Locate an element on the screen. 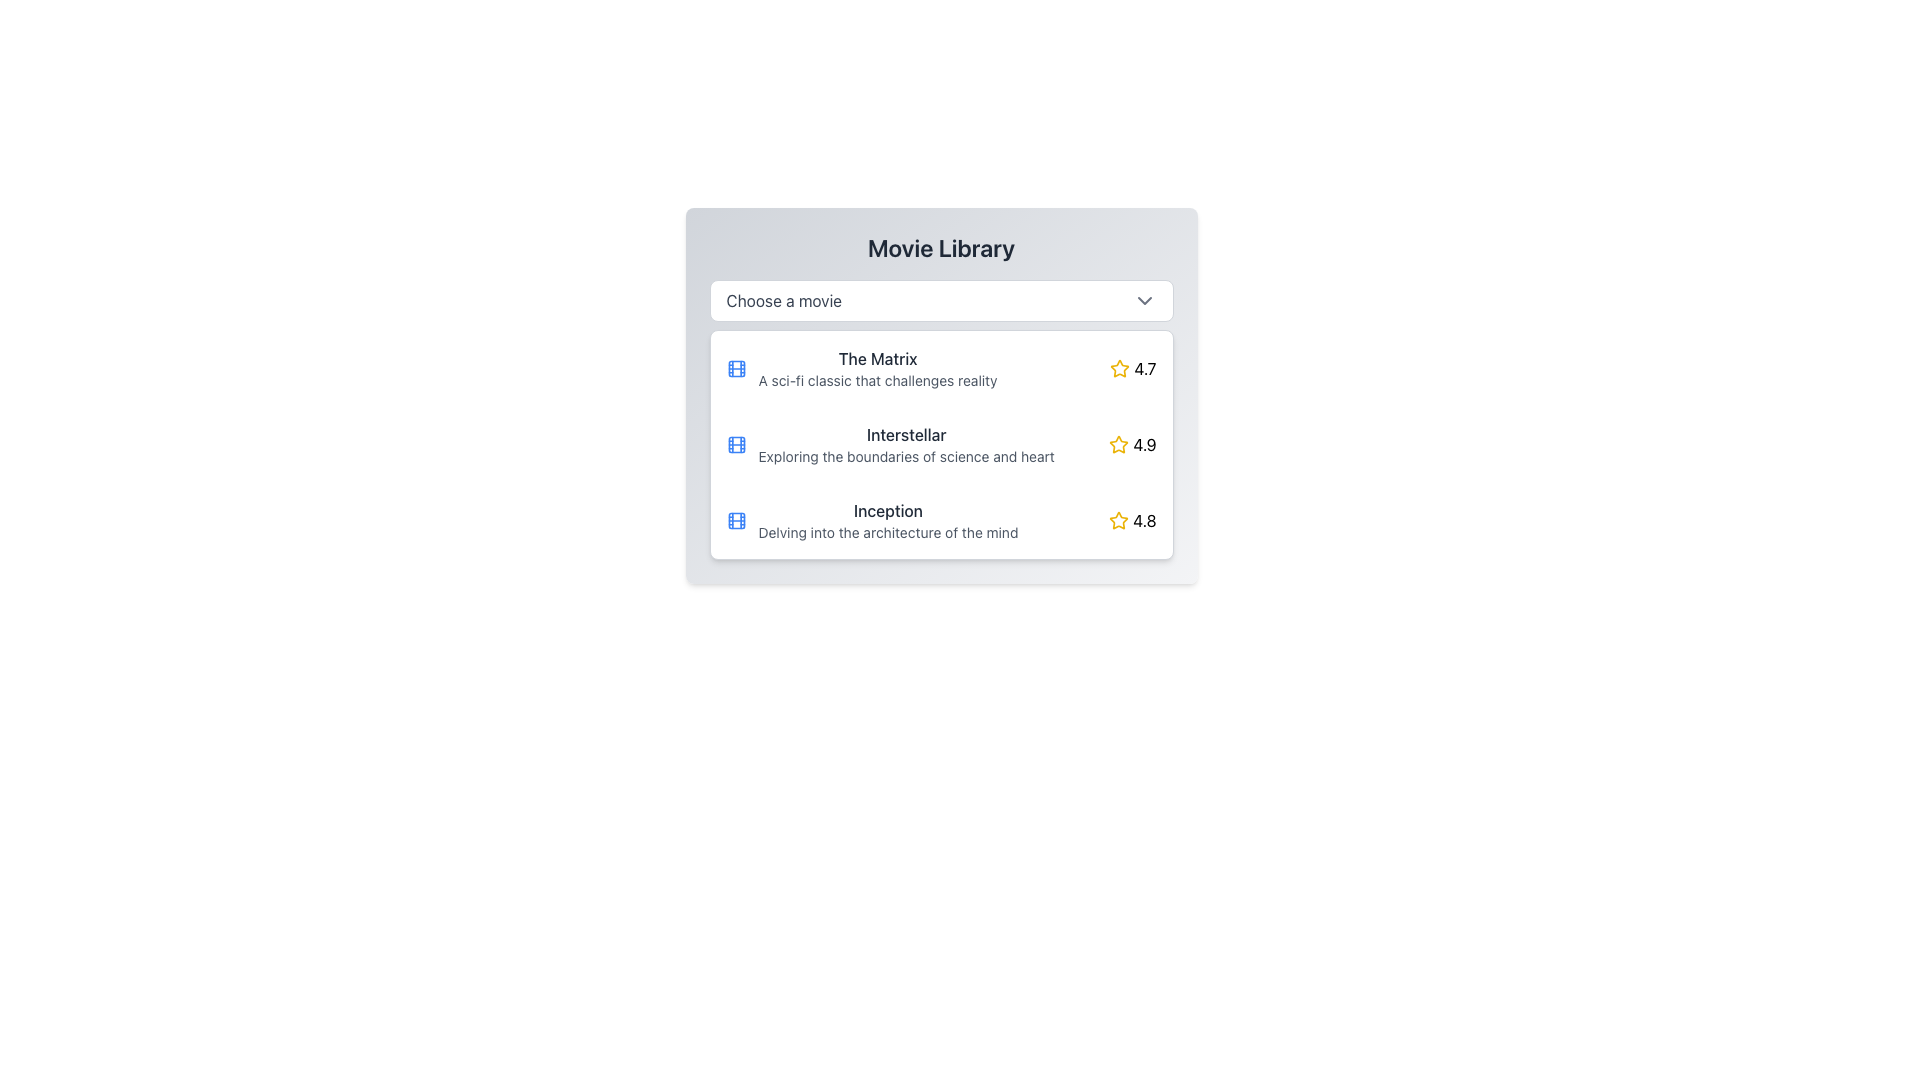 The image size is (1920, 1080). the 'Interstellar' text display element, which features a bold title and a subtitle is located at coordinates (905, 443).